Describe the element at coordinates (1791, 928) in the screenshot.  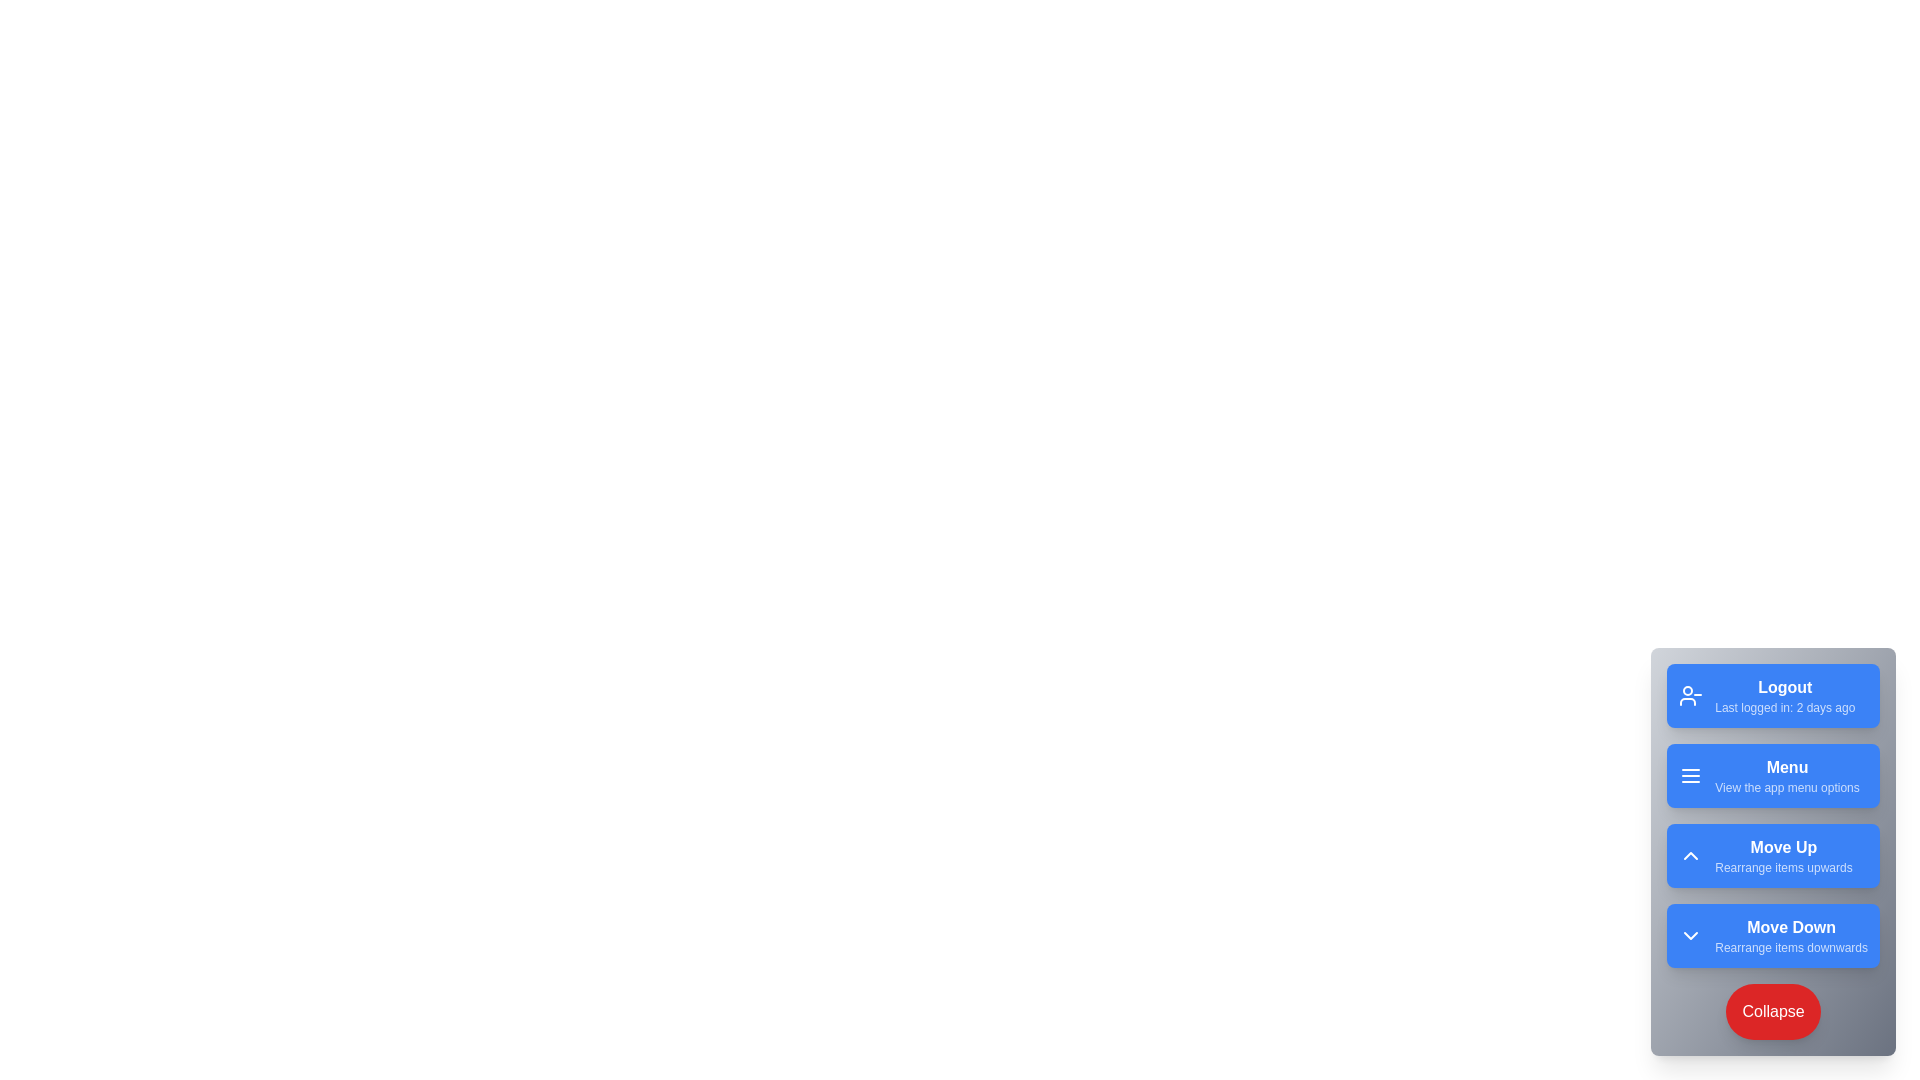
I see `the 'Move Down' text label, which is displayed in a bold font within a blue rectangular area at the bottom-right of the interface` at that location.